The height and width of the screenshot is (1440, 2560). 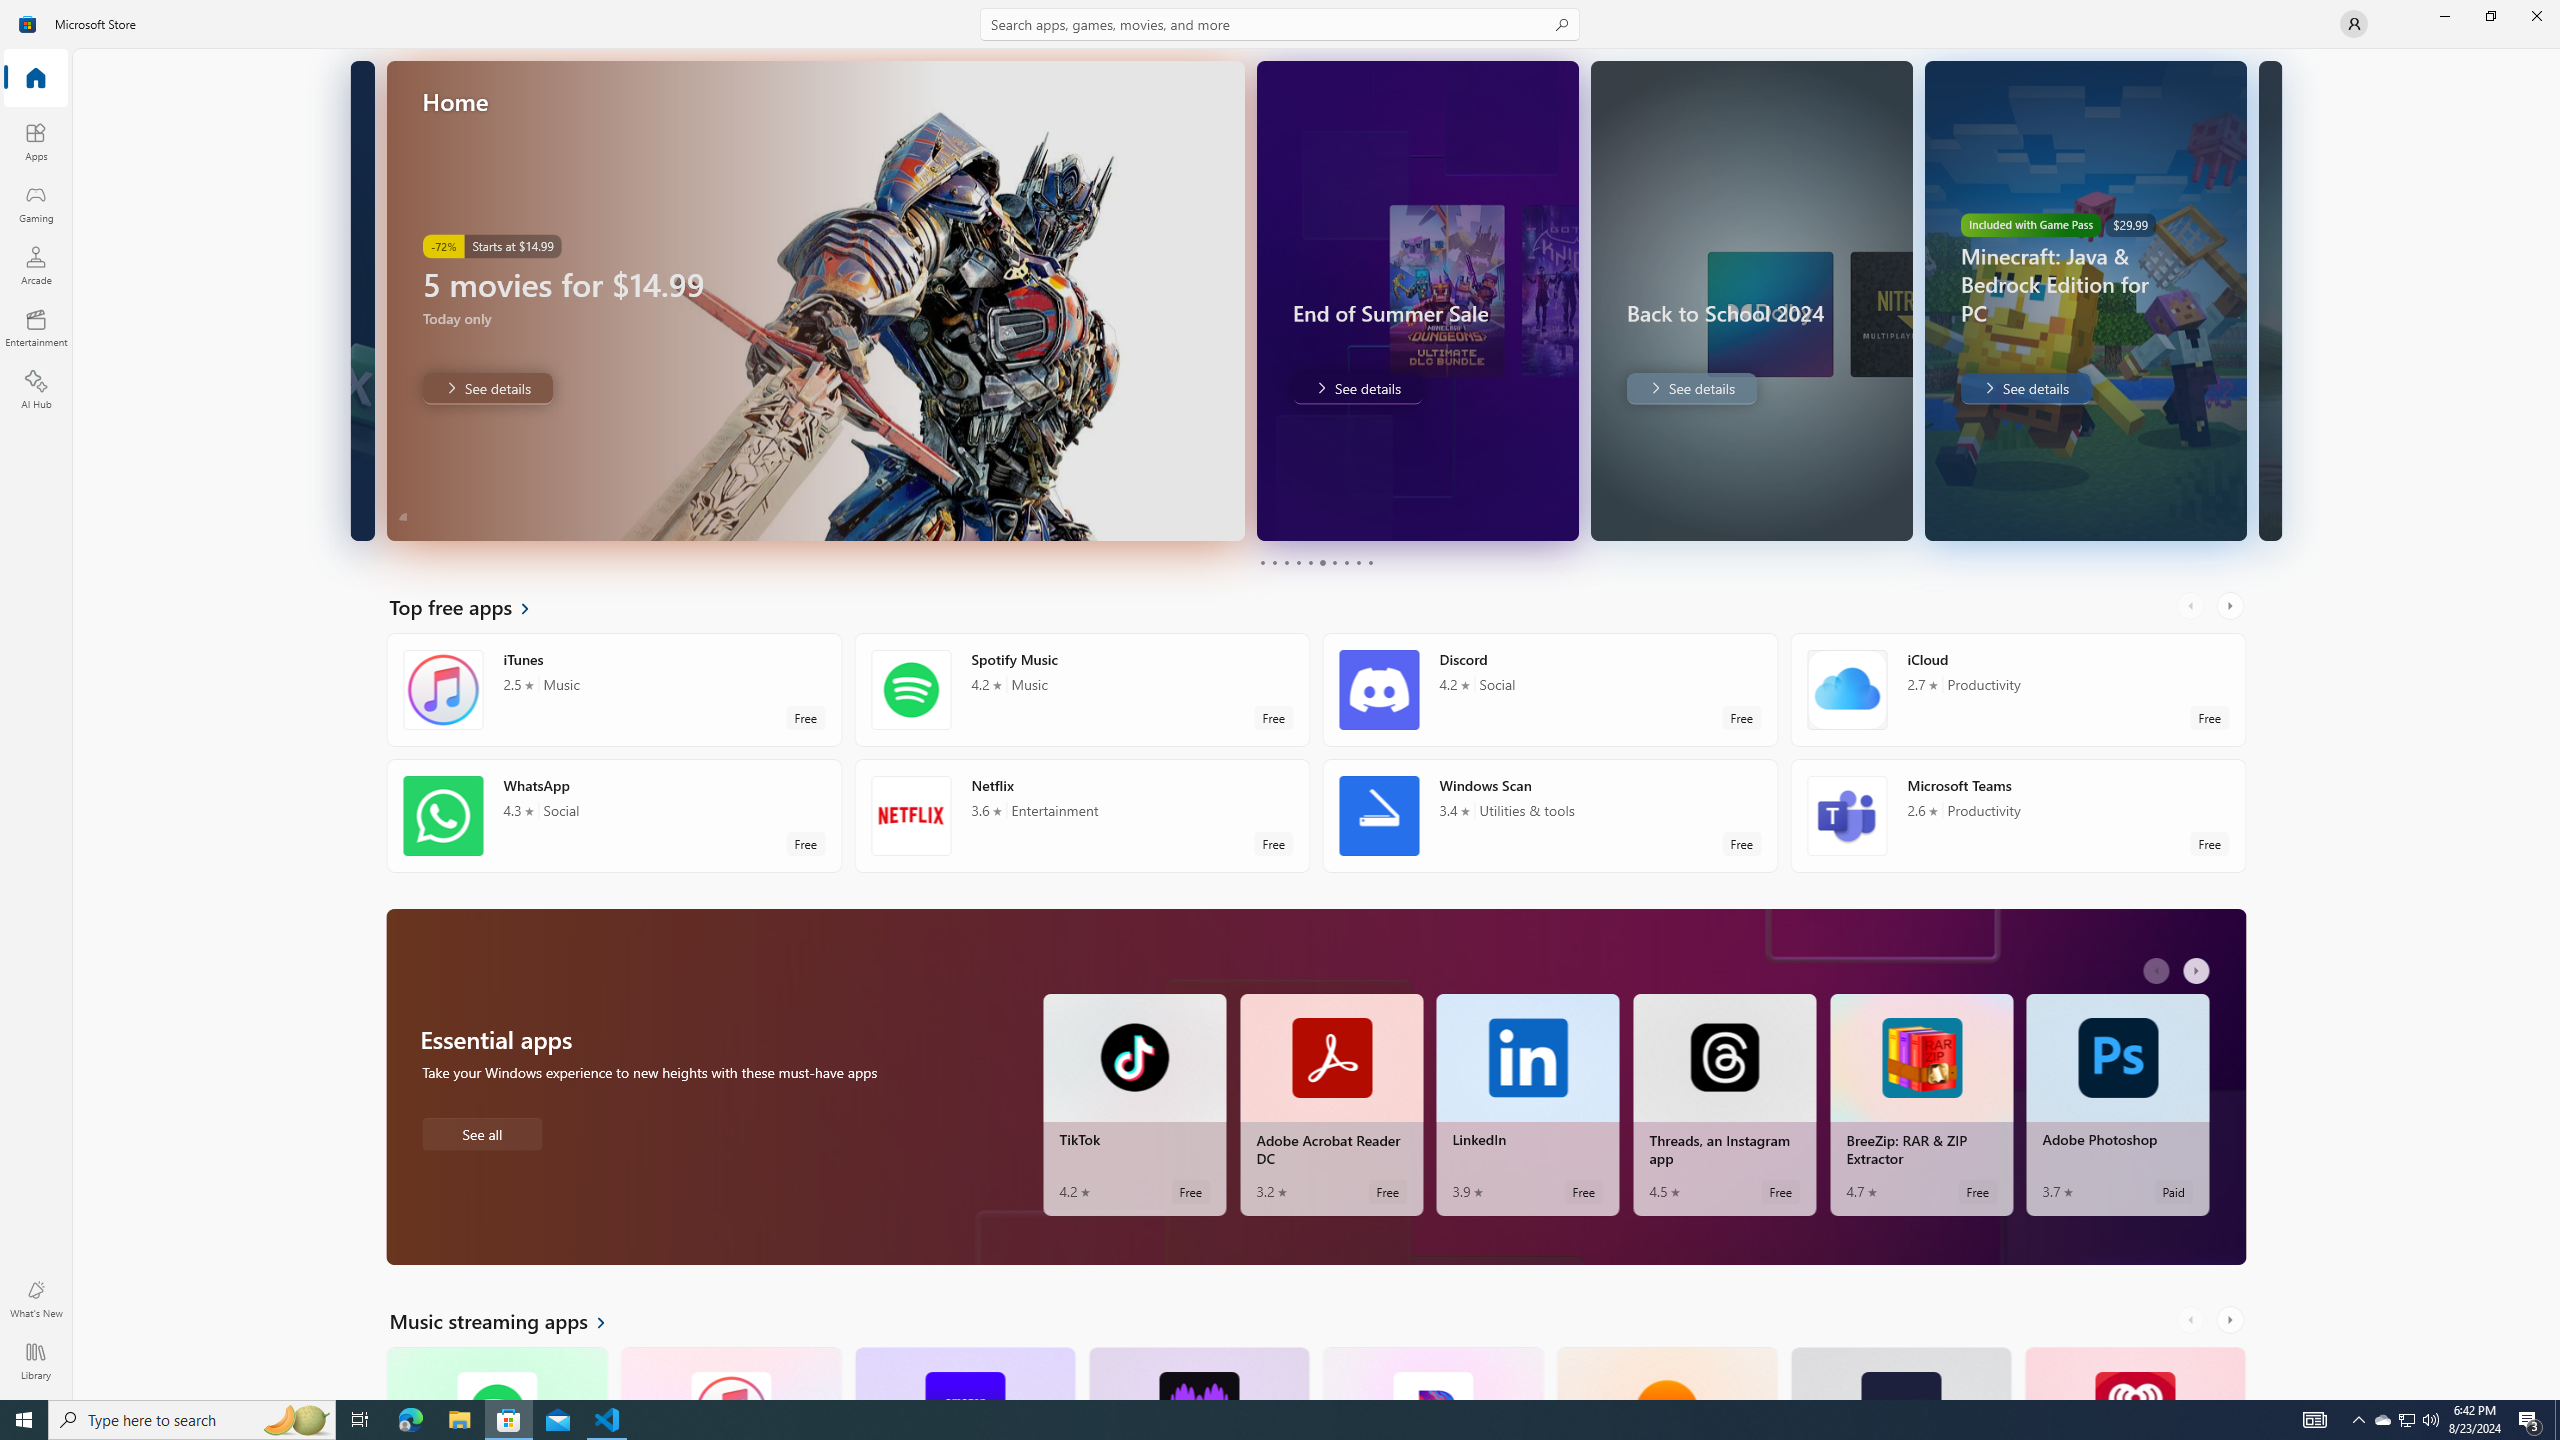 What do you see at coordinates (1308, 562) in the screenshot?
I see `'Page 5'` at bounding box center [1308, 562].